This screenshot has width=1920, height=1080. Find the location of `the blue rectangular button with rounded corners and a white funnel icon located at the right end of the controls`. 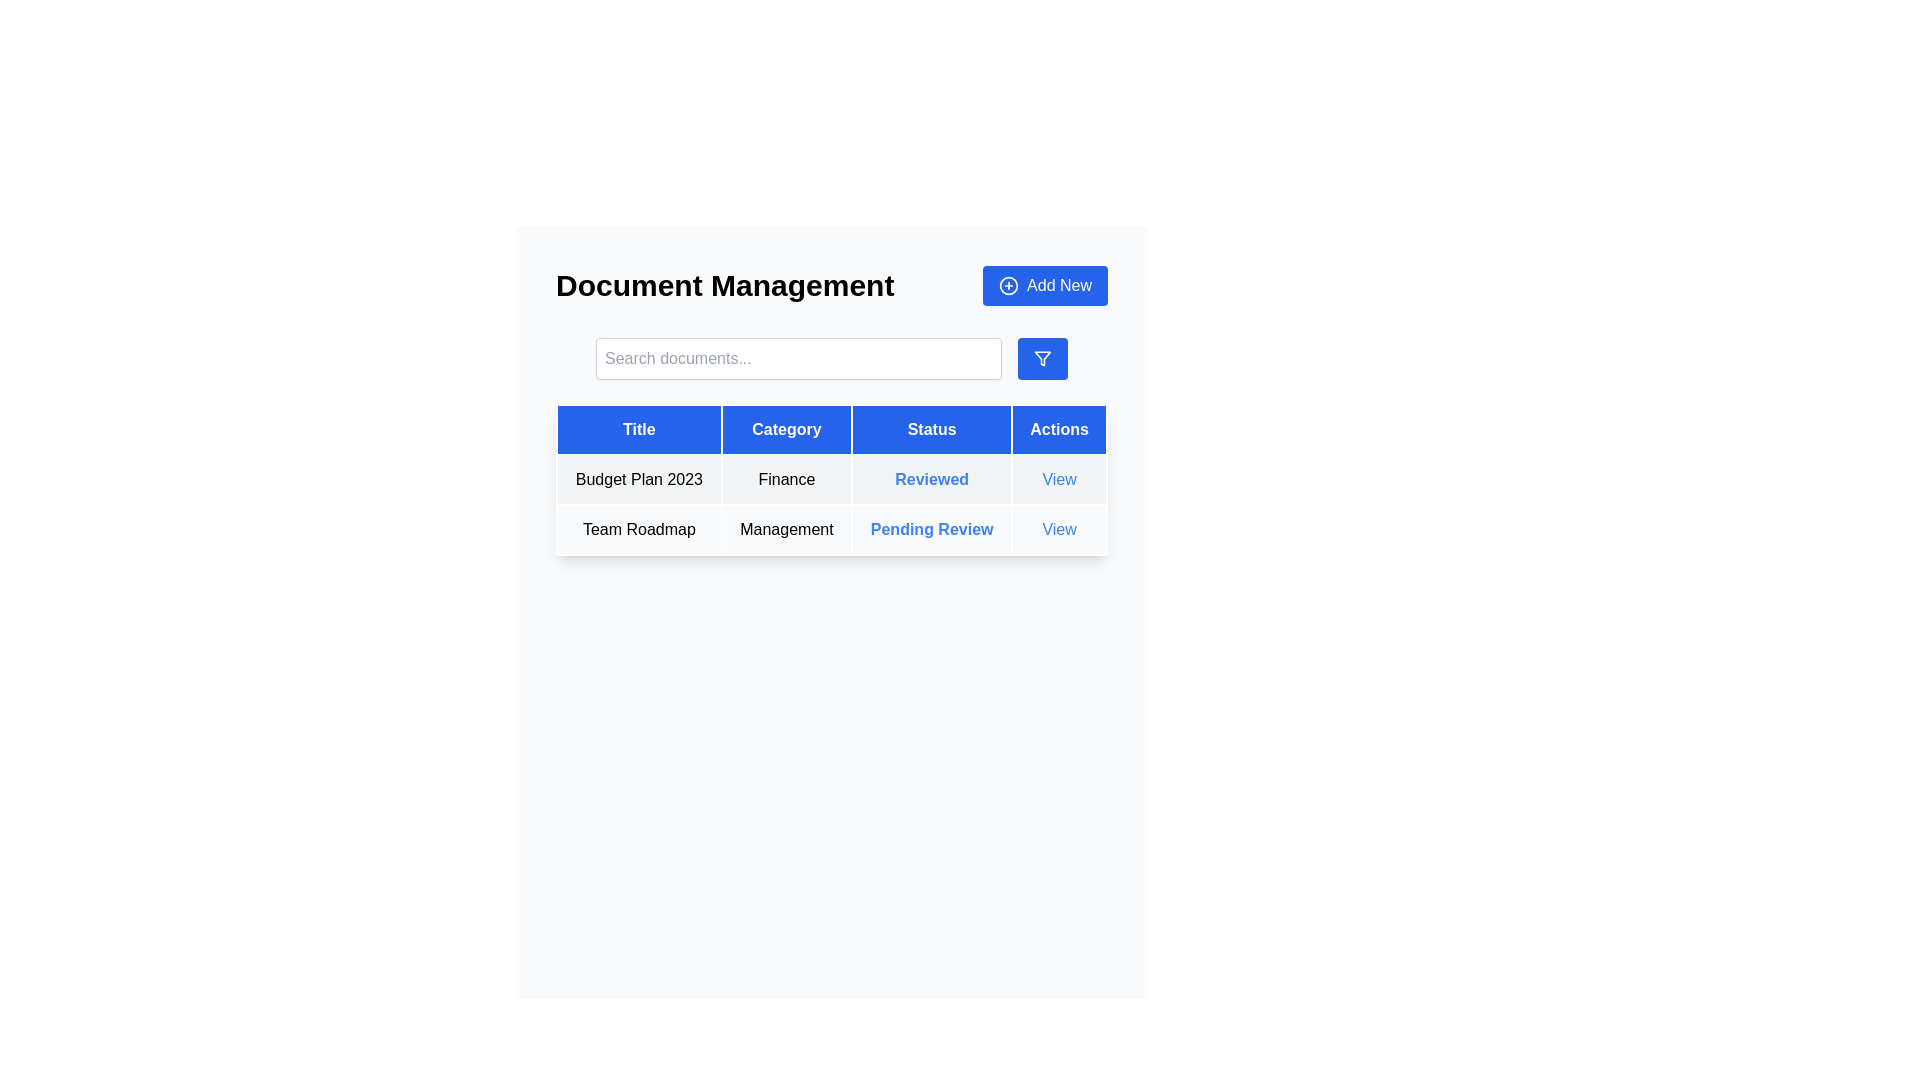

the blue rectangular button with rounded corners and a white funnel icon located at the right end of the controls is located at coordinates (1041, 357).